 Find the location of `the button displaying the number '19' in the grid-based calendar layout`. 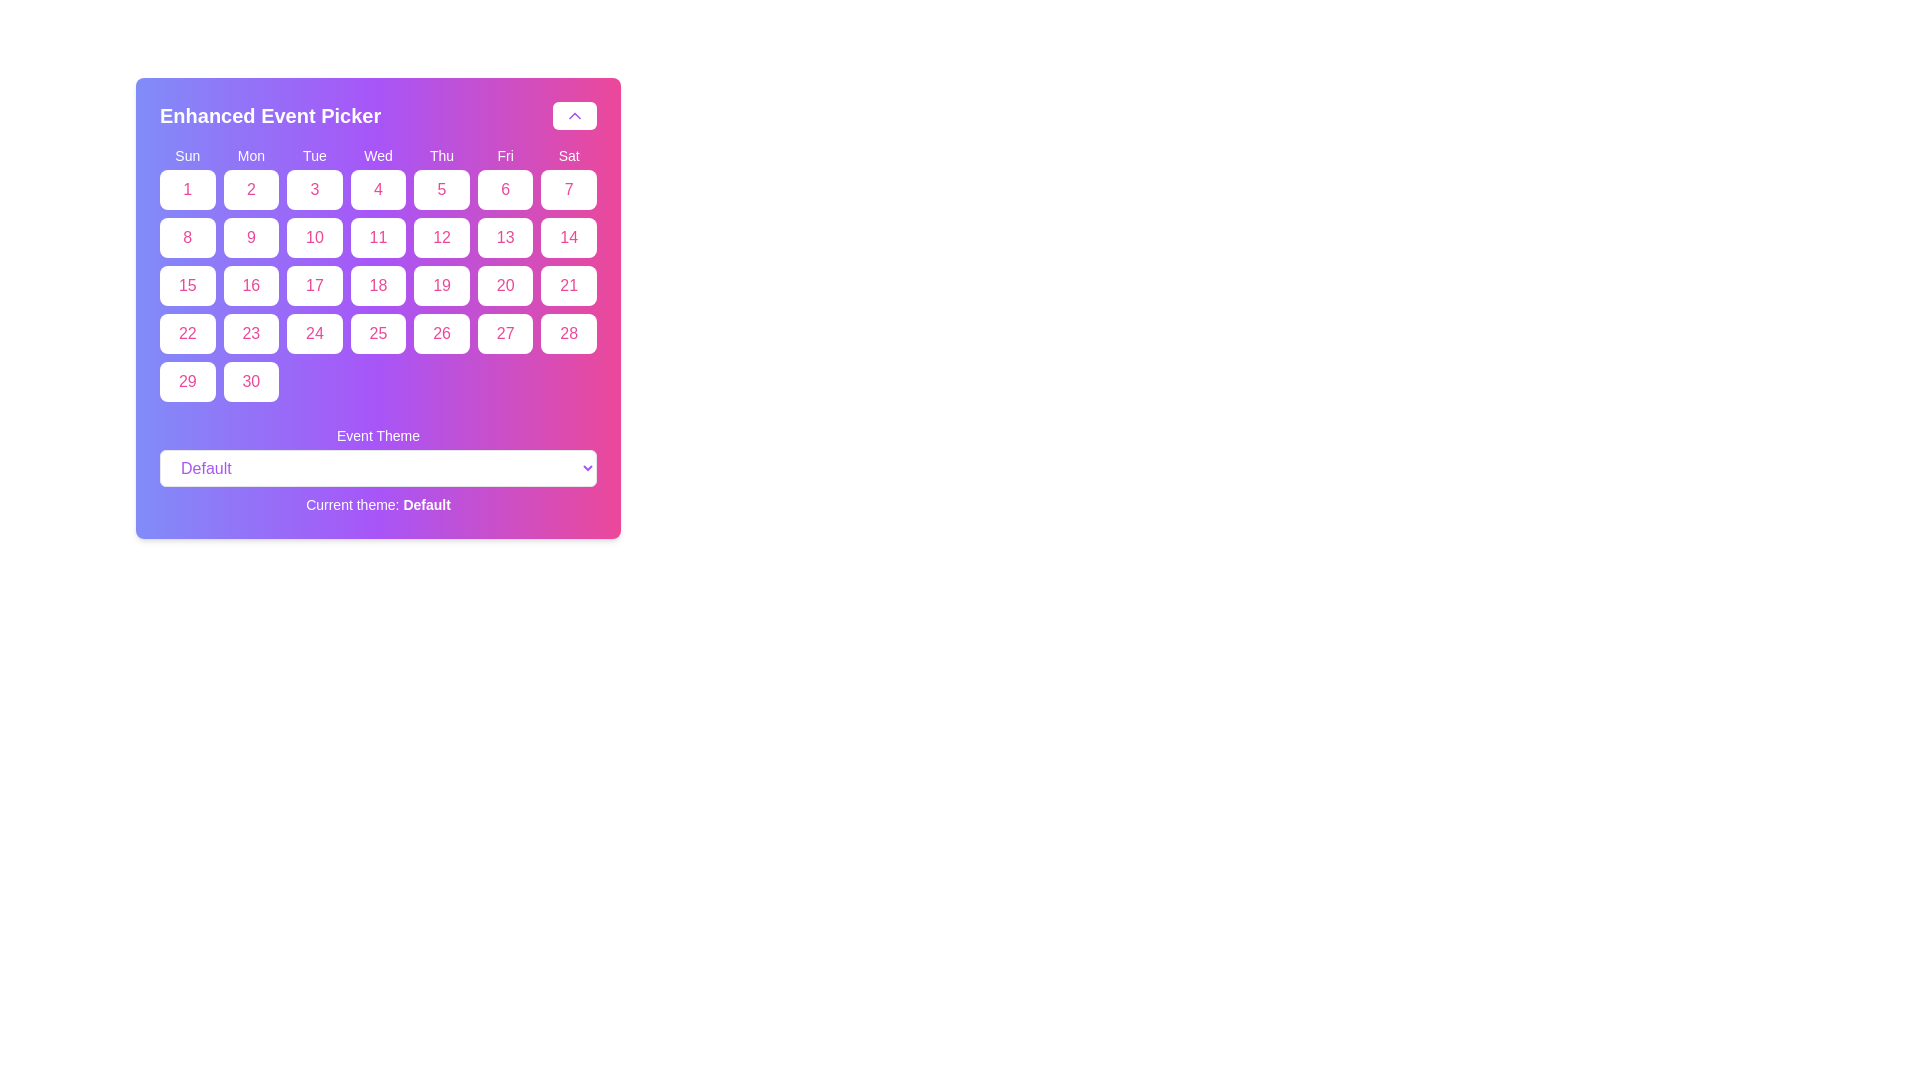

the button displaying the number '19' in the grid-based calendar layout is located at coordinates (440, 285).